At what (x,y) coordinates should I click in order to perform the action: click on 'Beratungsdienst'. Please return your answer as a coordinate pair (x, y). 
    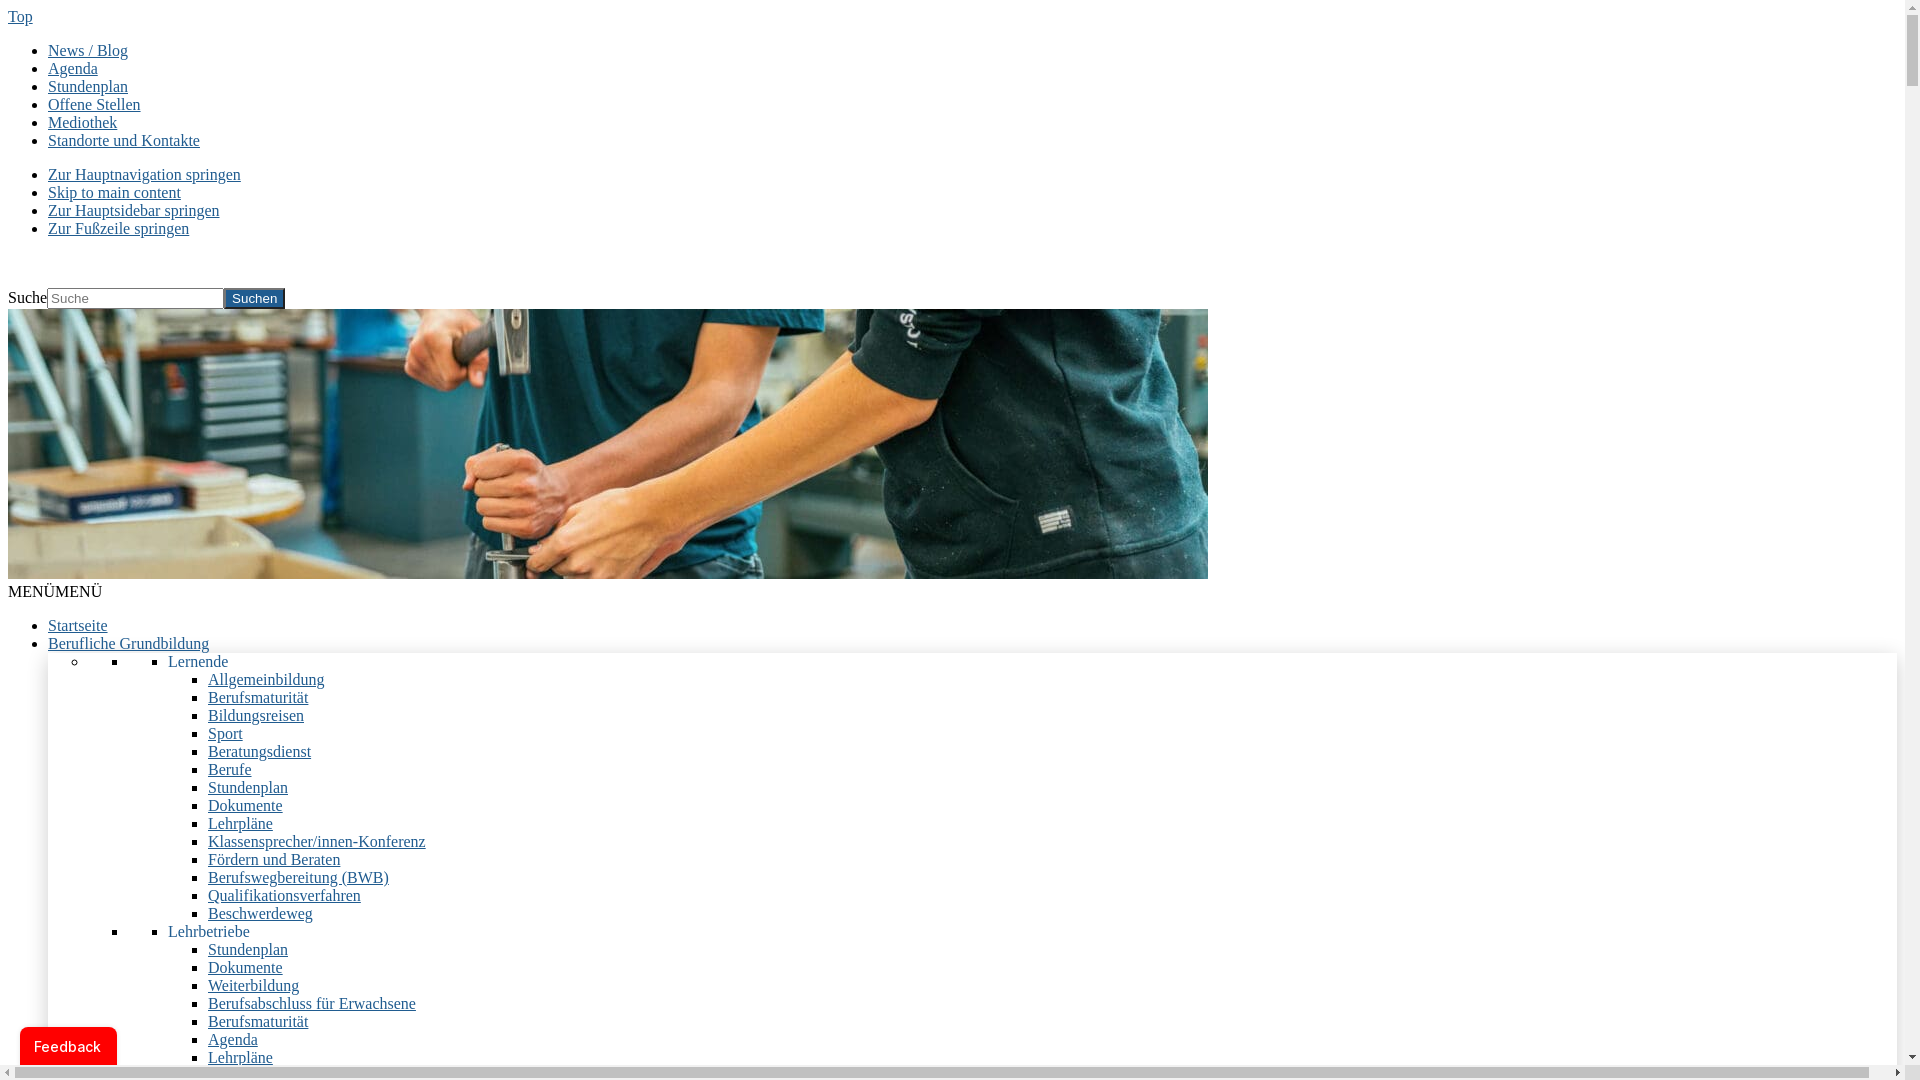
    Looking at the image, I should click on (207, 751).